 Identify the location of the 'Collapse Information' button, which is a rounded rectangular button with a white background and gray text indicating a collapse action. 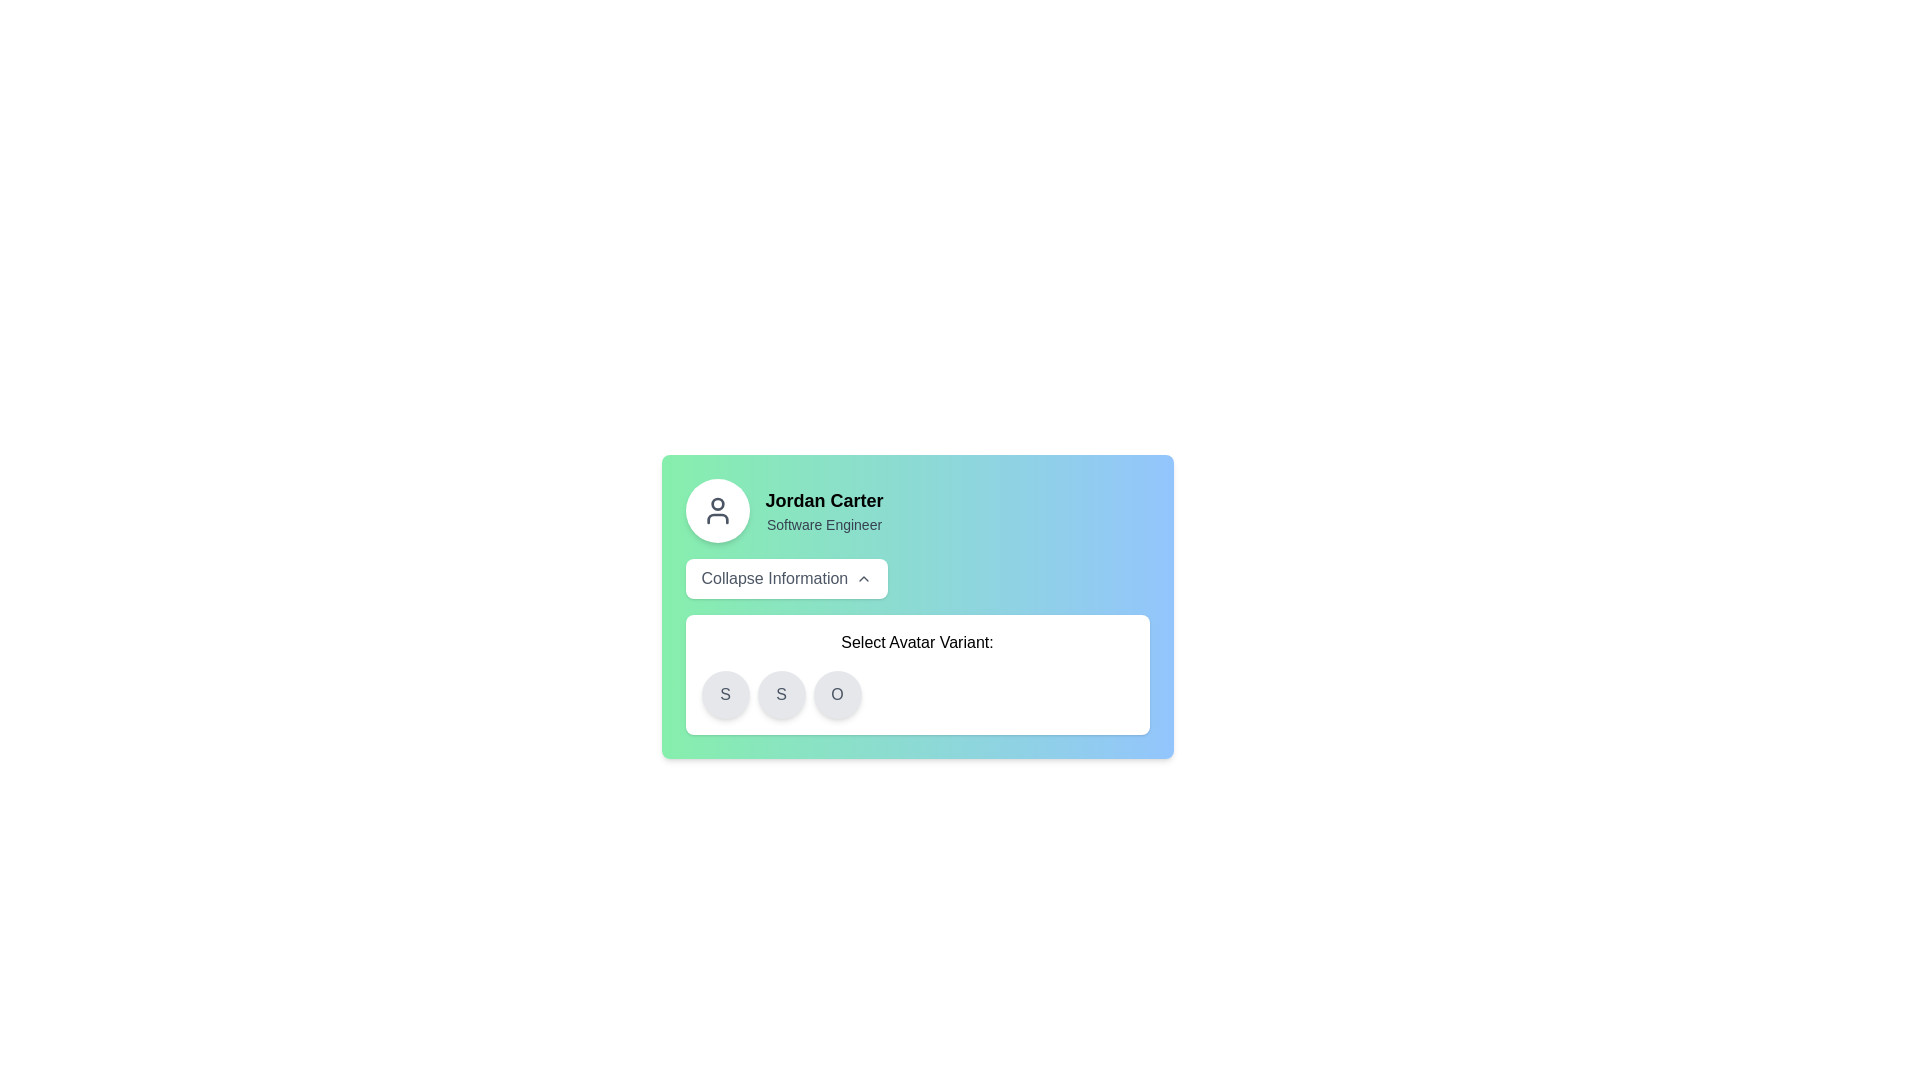
(785, 578).